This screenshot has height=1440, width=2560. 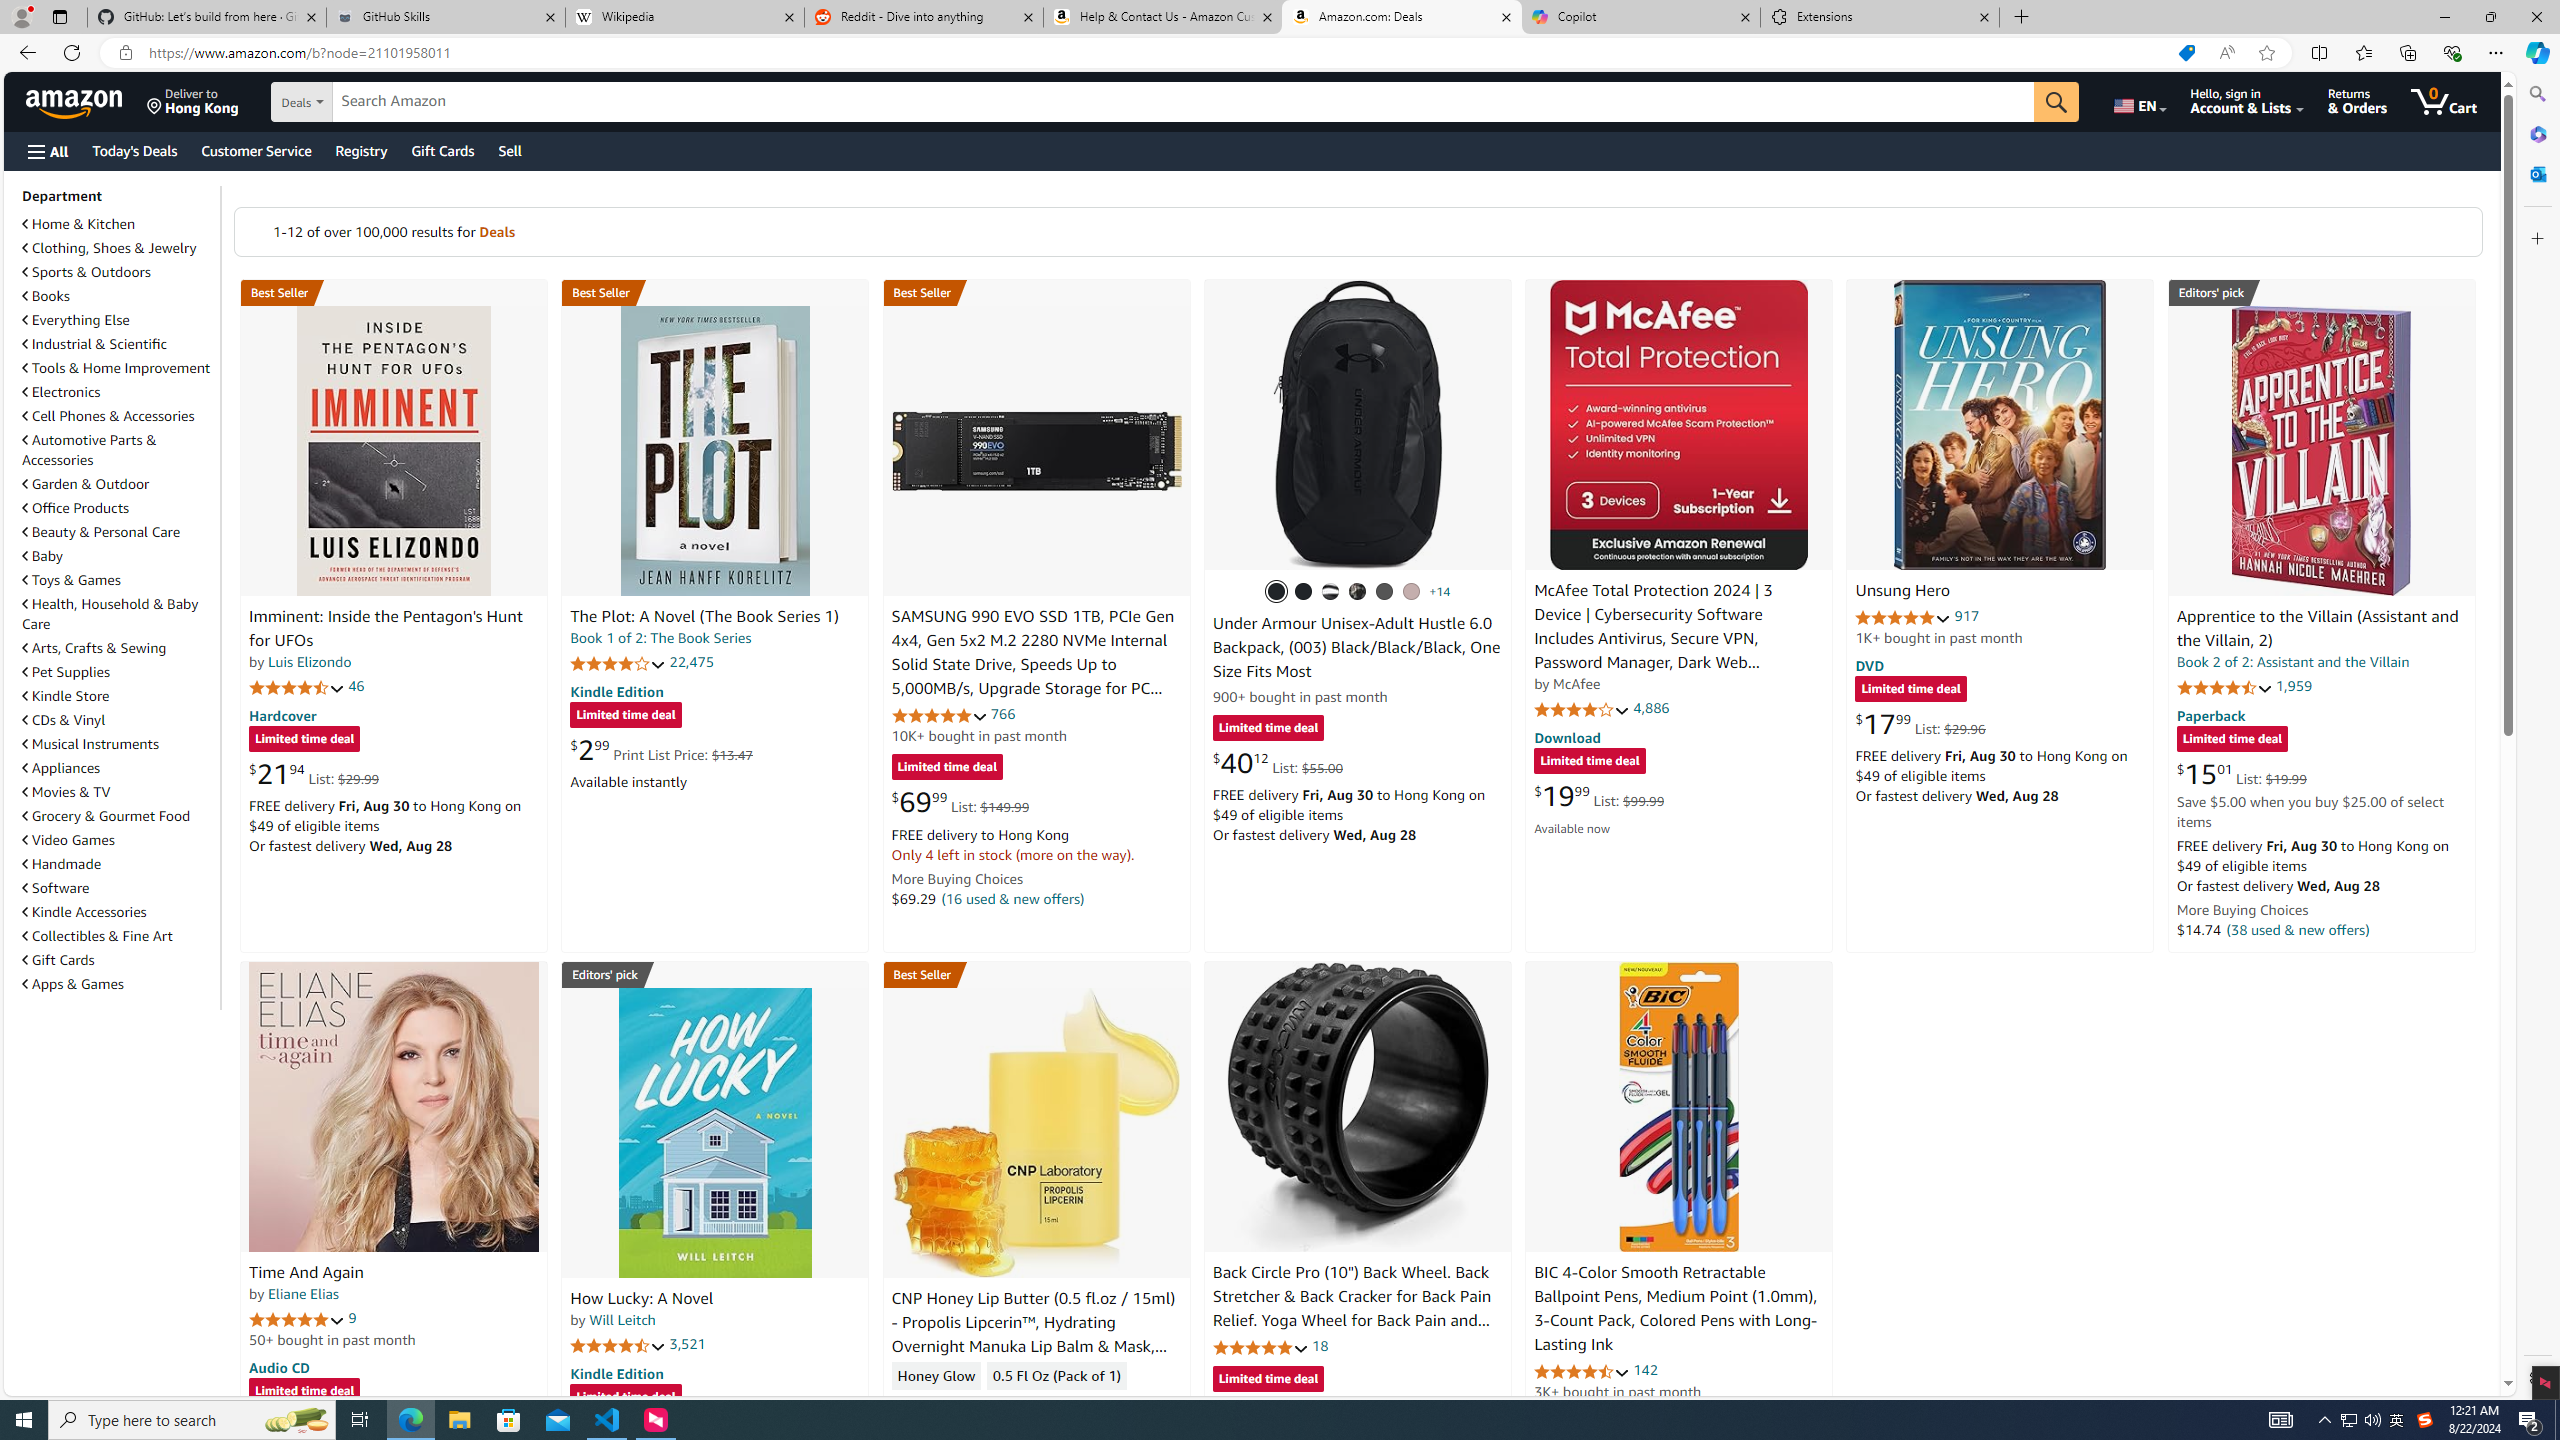 What do you see at coordinates (2442, 100) in the screenshot?
I see `'0 items in cart'` at bounding box center [2442, 100].